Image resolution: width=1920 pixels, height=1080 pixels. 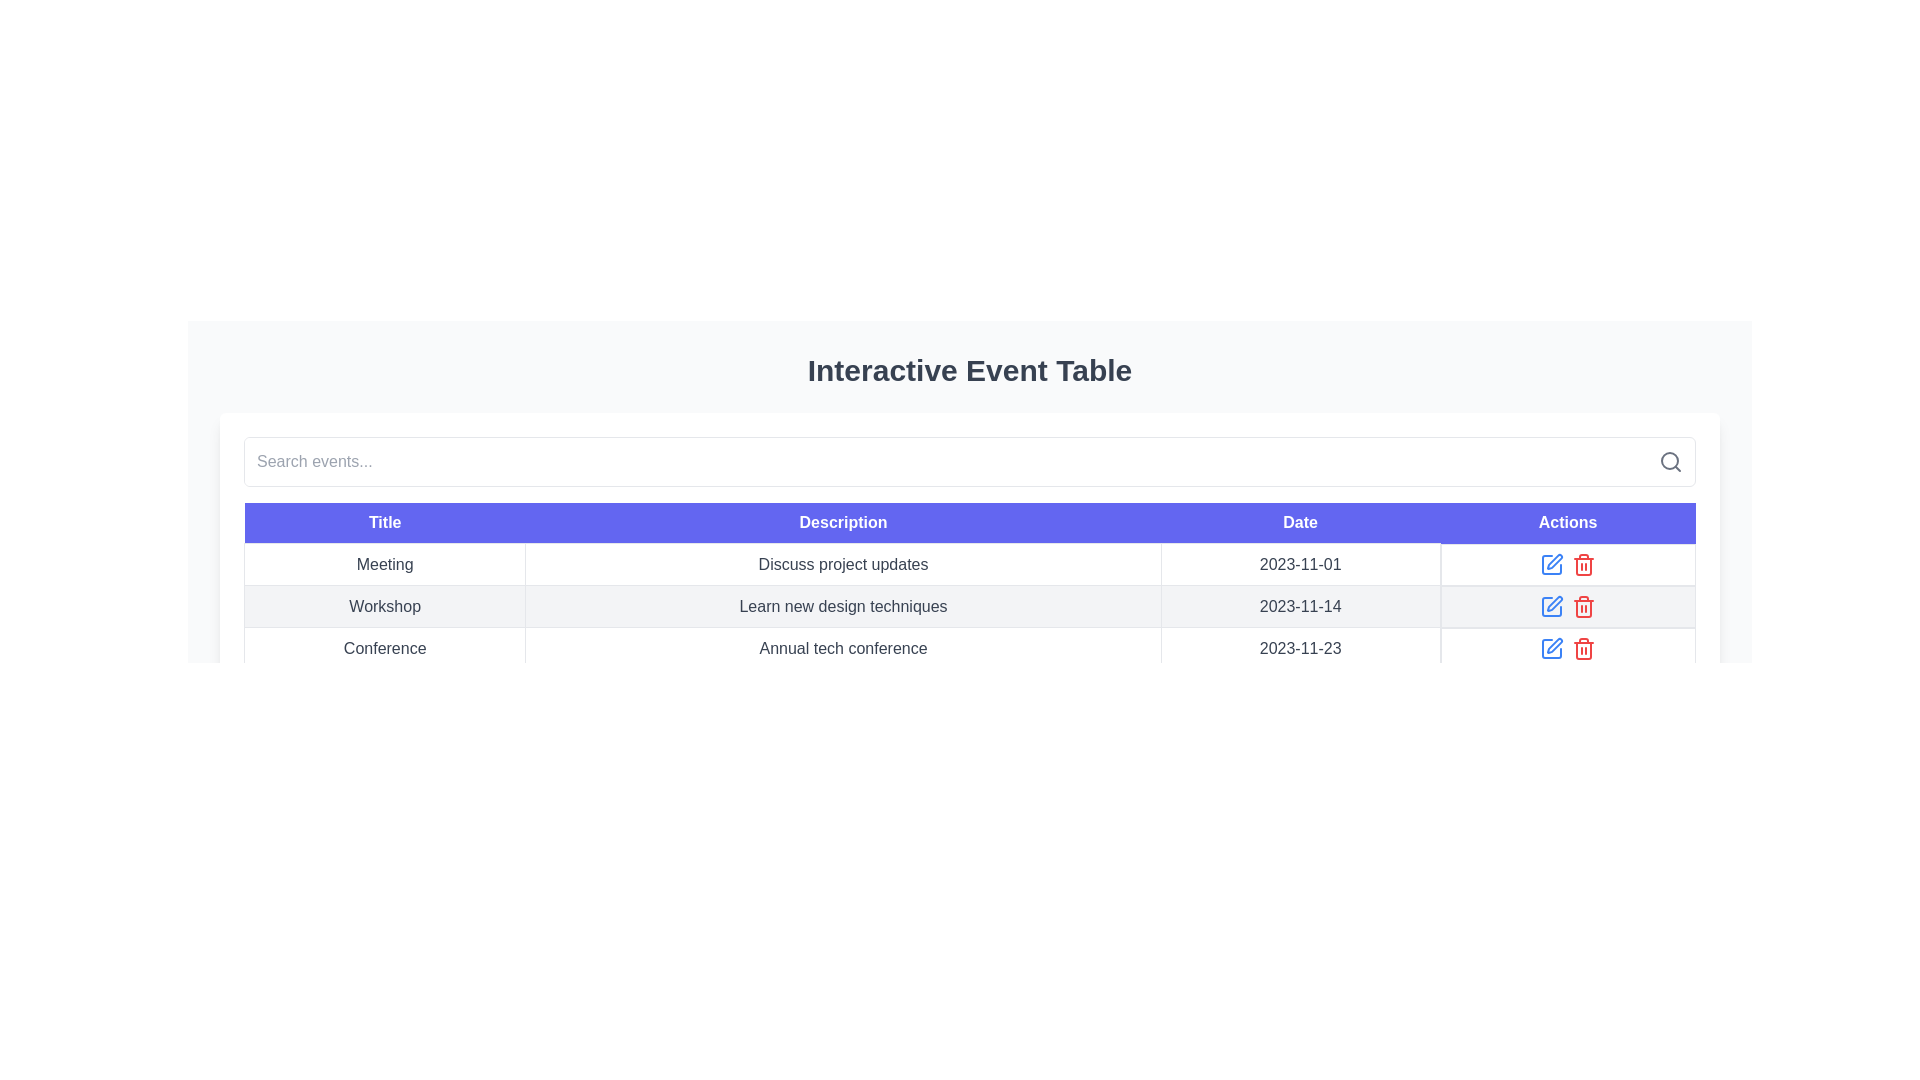 What do you see at coordinates (1670, 461) in the screenshot?
I see `the decorative circle component of the search icon, which represents the lens of a magnifying glass, located at the top-right area of the interface` at bounding box center [1670, 461].